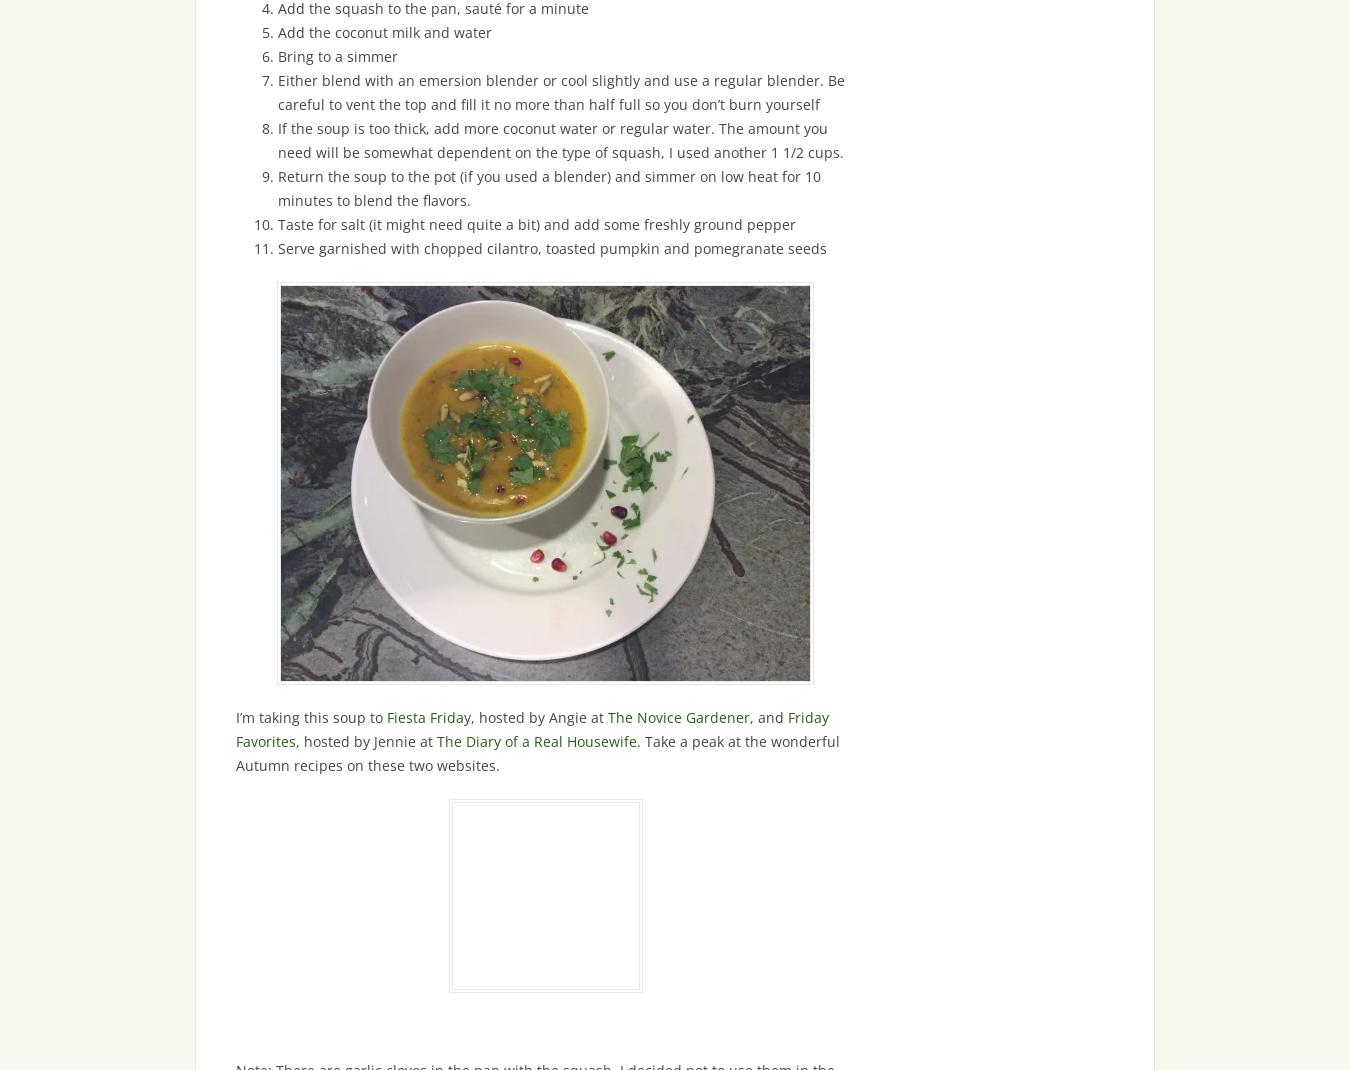 This screenshot has height=1070, width=1350. Describe the element at coordinates (531, 728) in the screenshot. I see `'Friday Favorites'` at that location.